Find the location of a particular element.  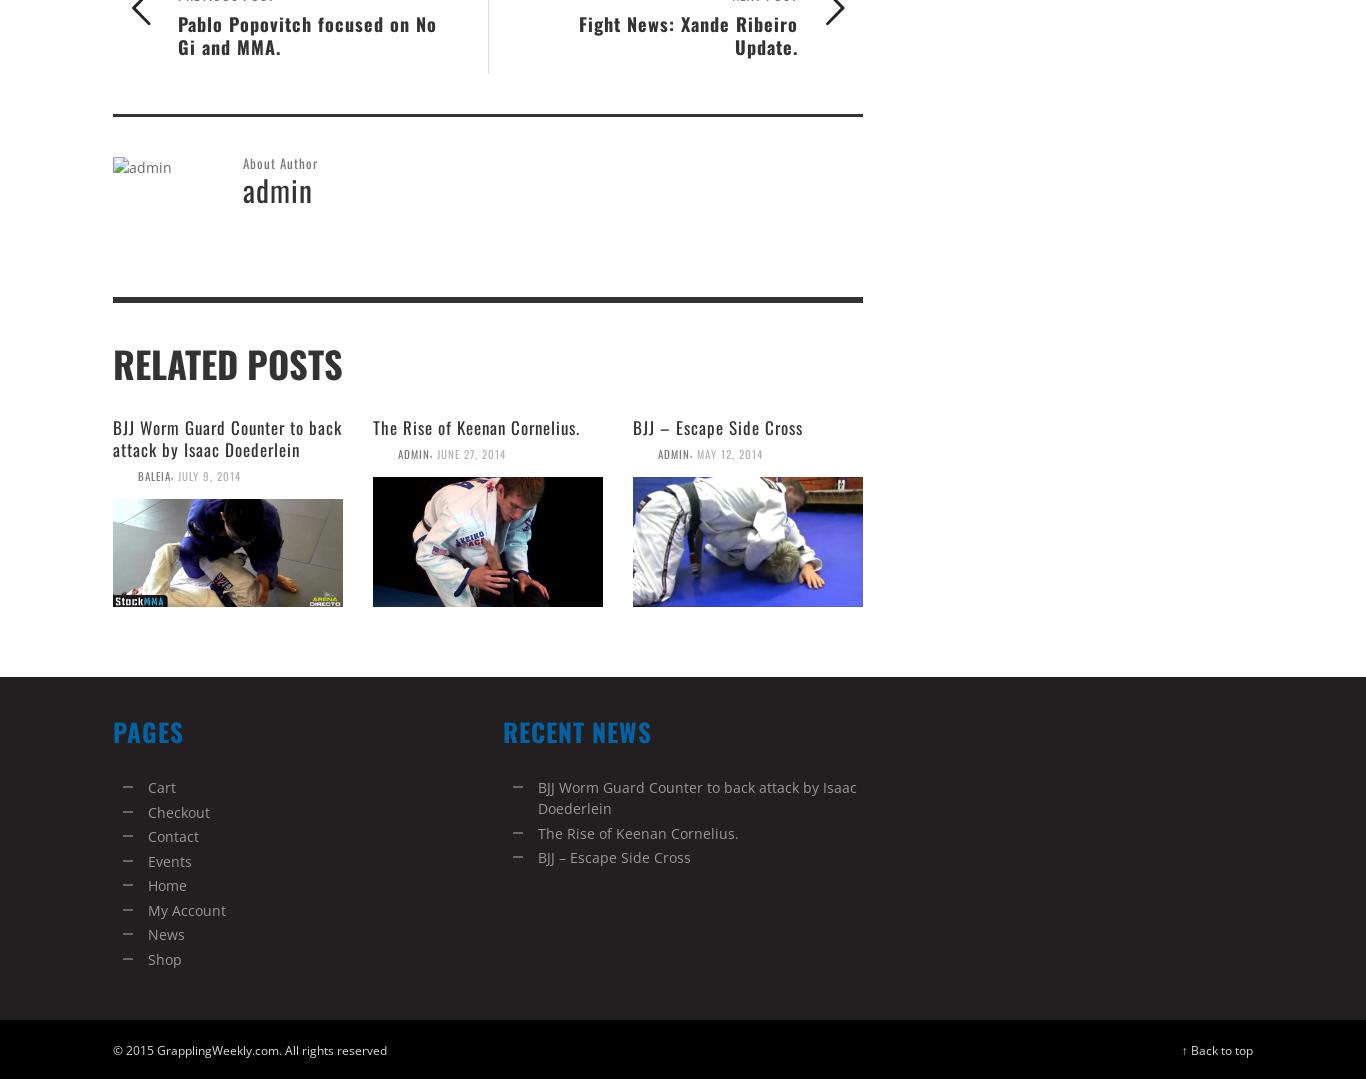

'Pages' is located at coordinates (147, 729).